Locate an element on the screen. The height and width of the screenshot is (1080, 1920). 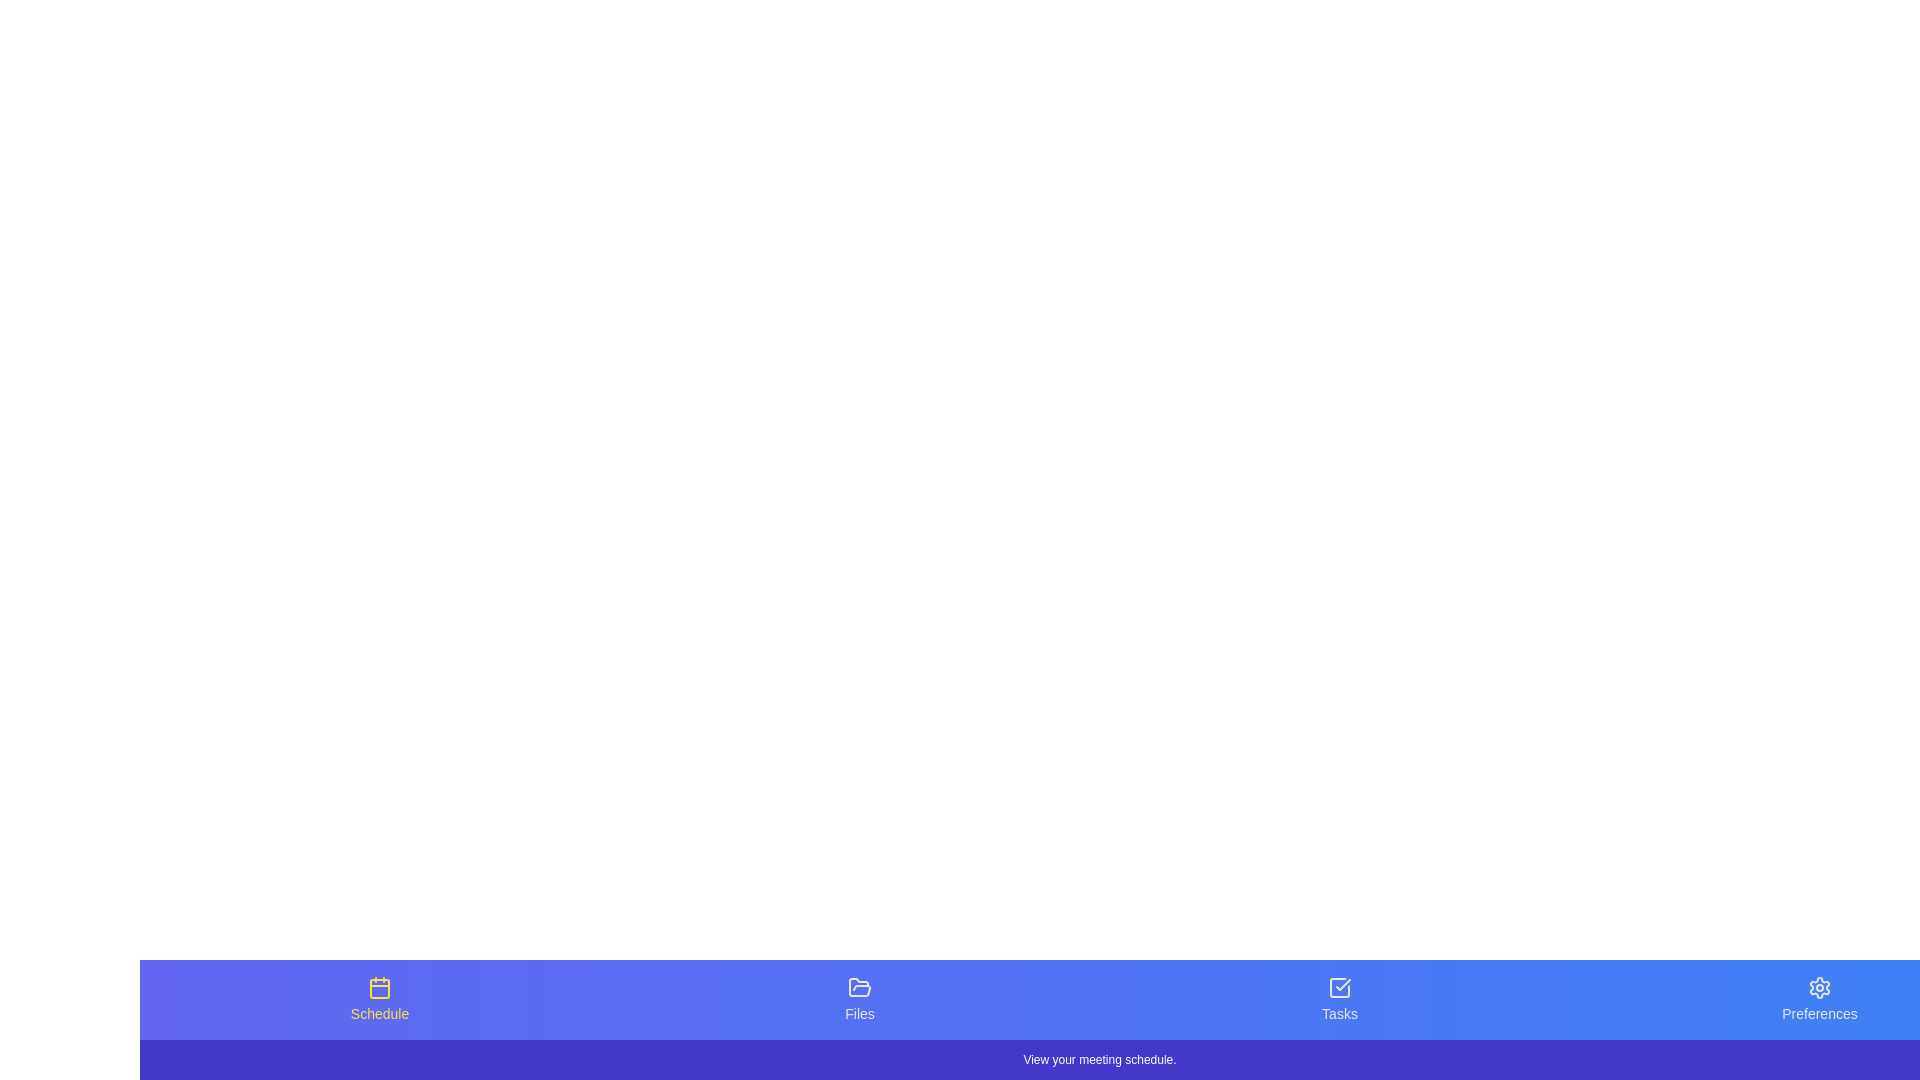
the tab labeled Files is located at coordinates (859, 999).